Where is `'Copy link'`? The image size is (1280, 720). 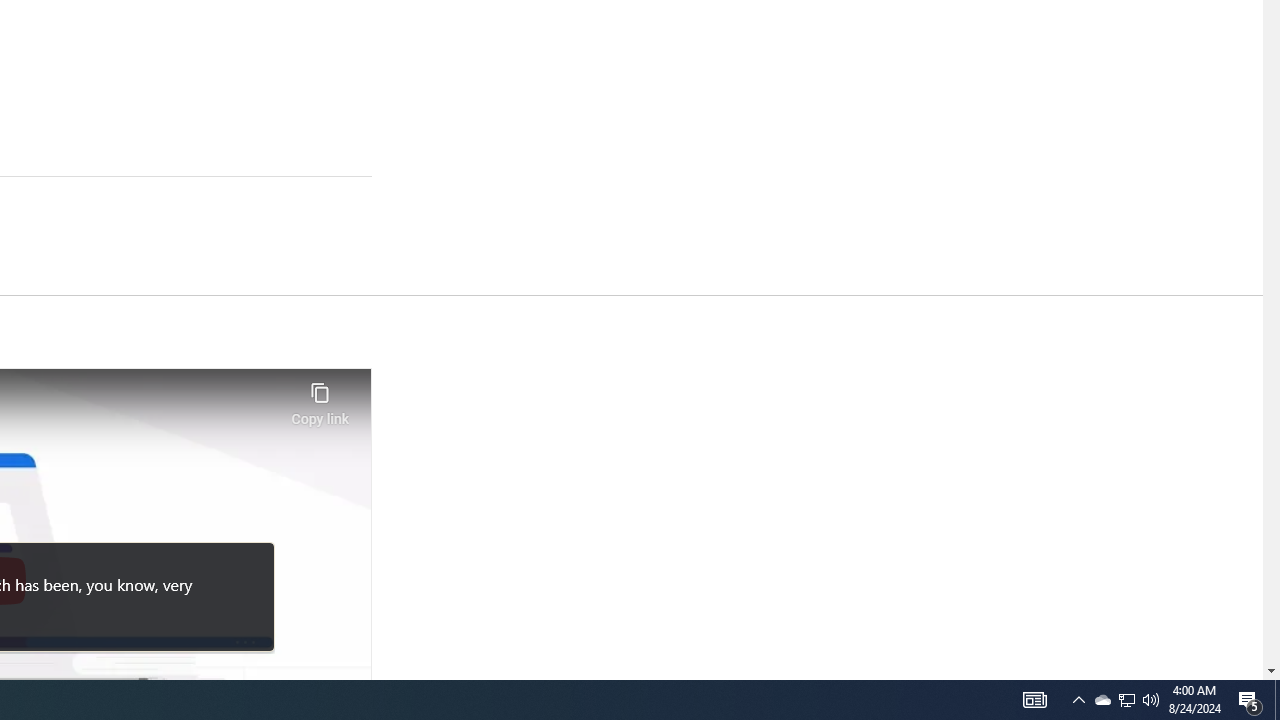 'Copy link' is located at coordinates (320, 398).